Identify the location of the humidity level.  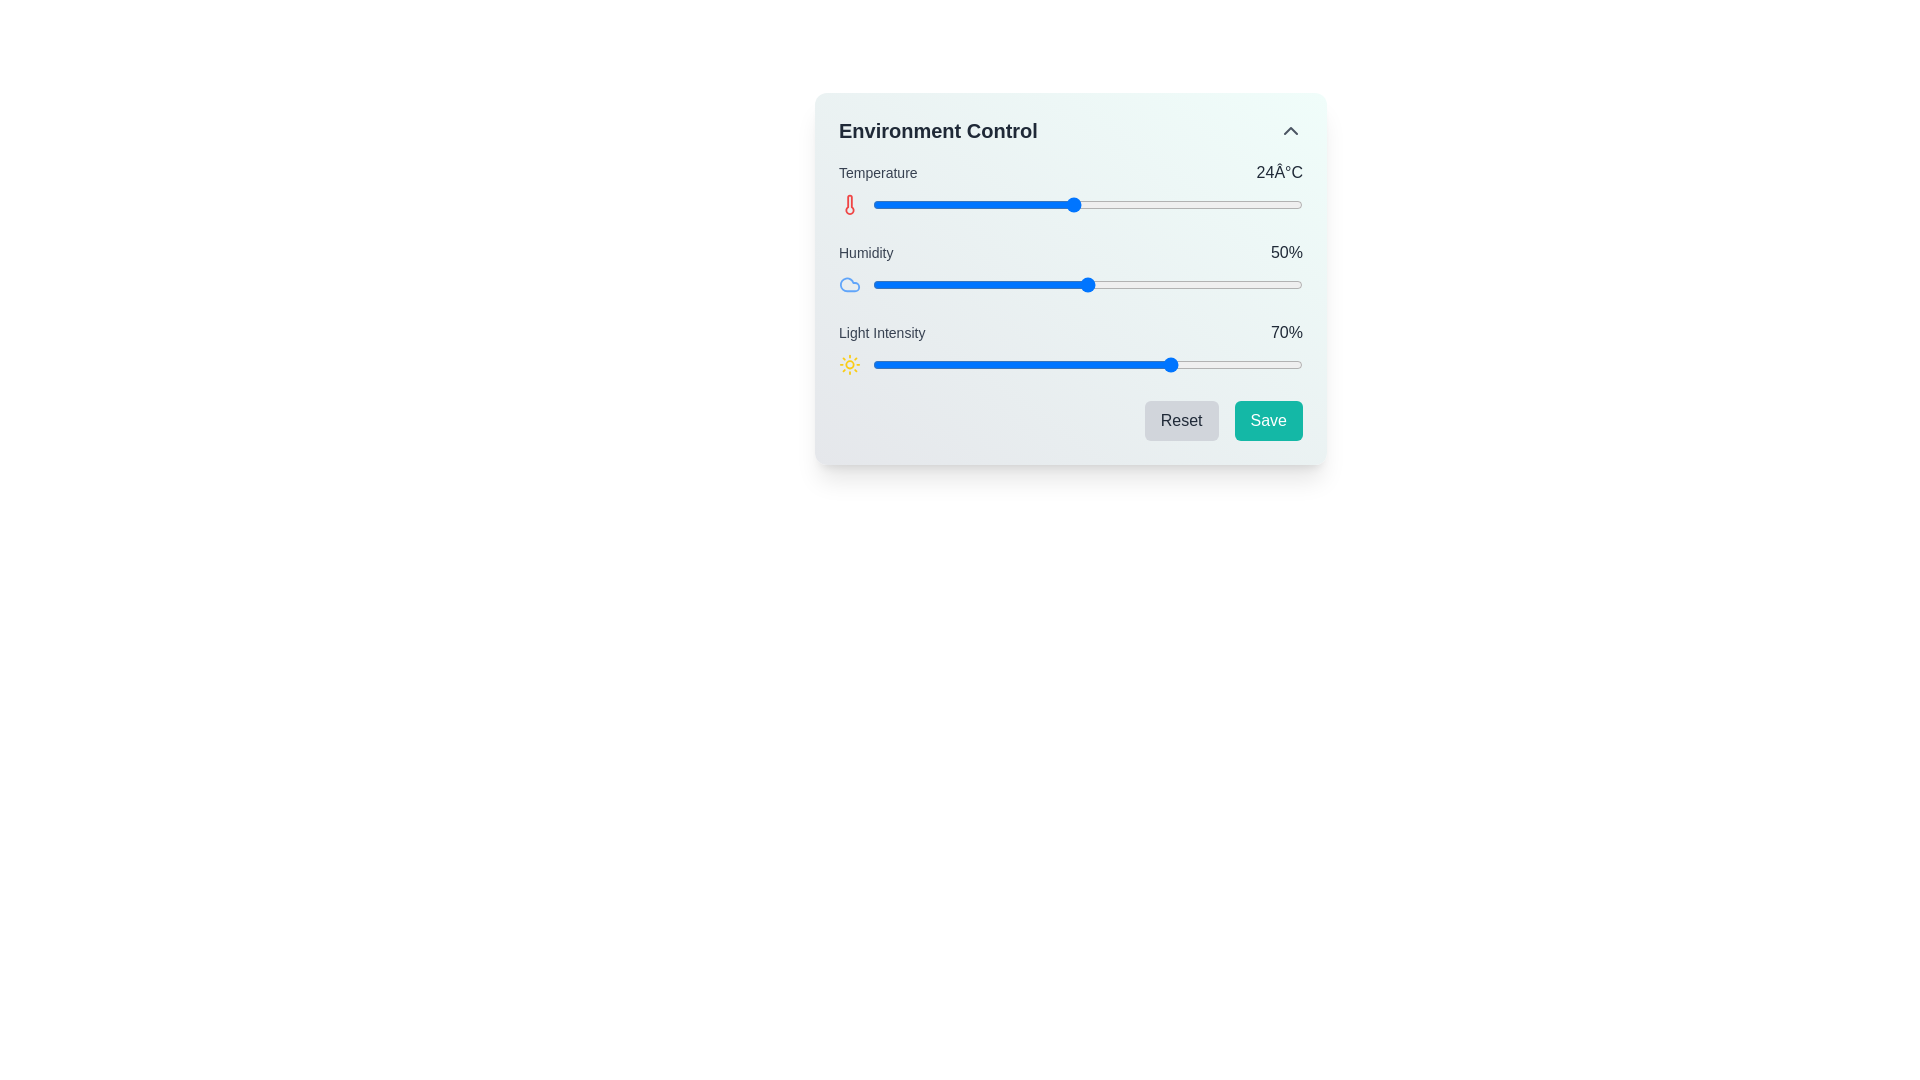
(1290, 285).